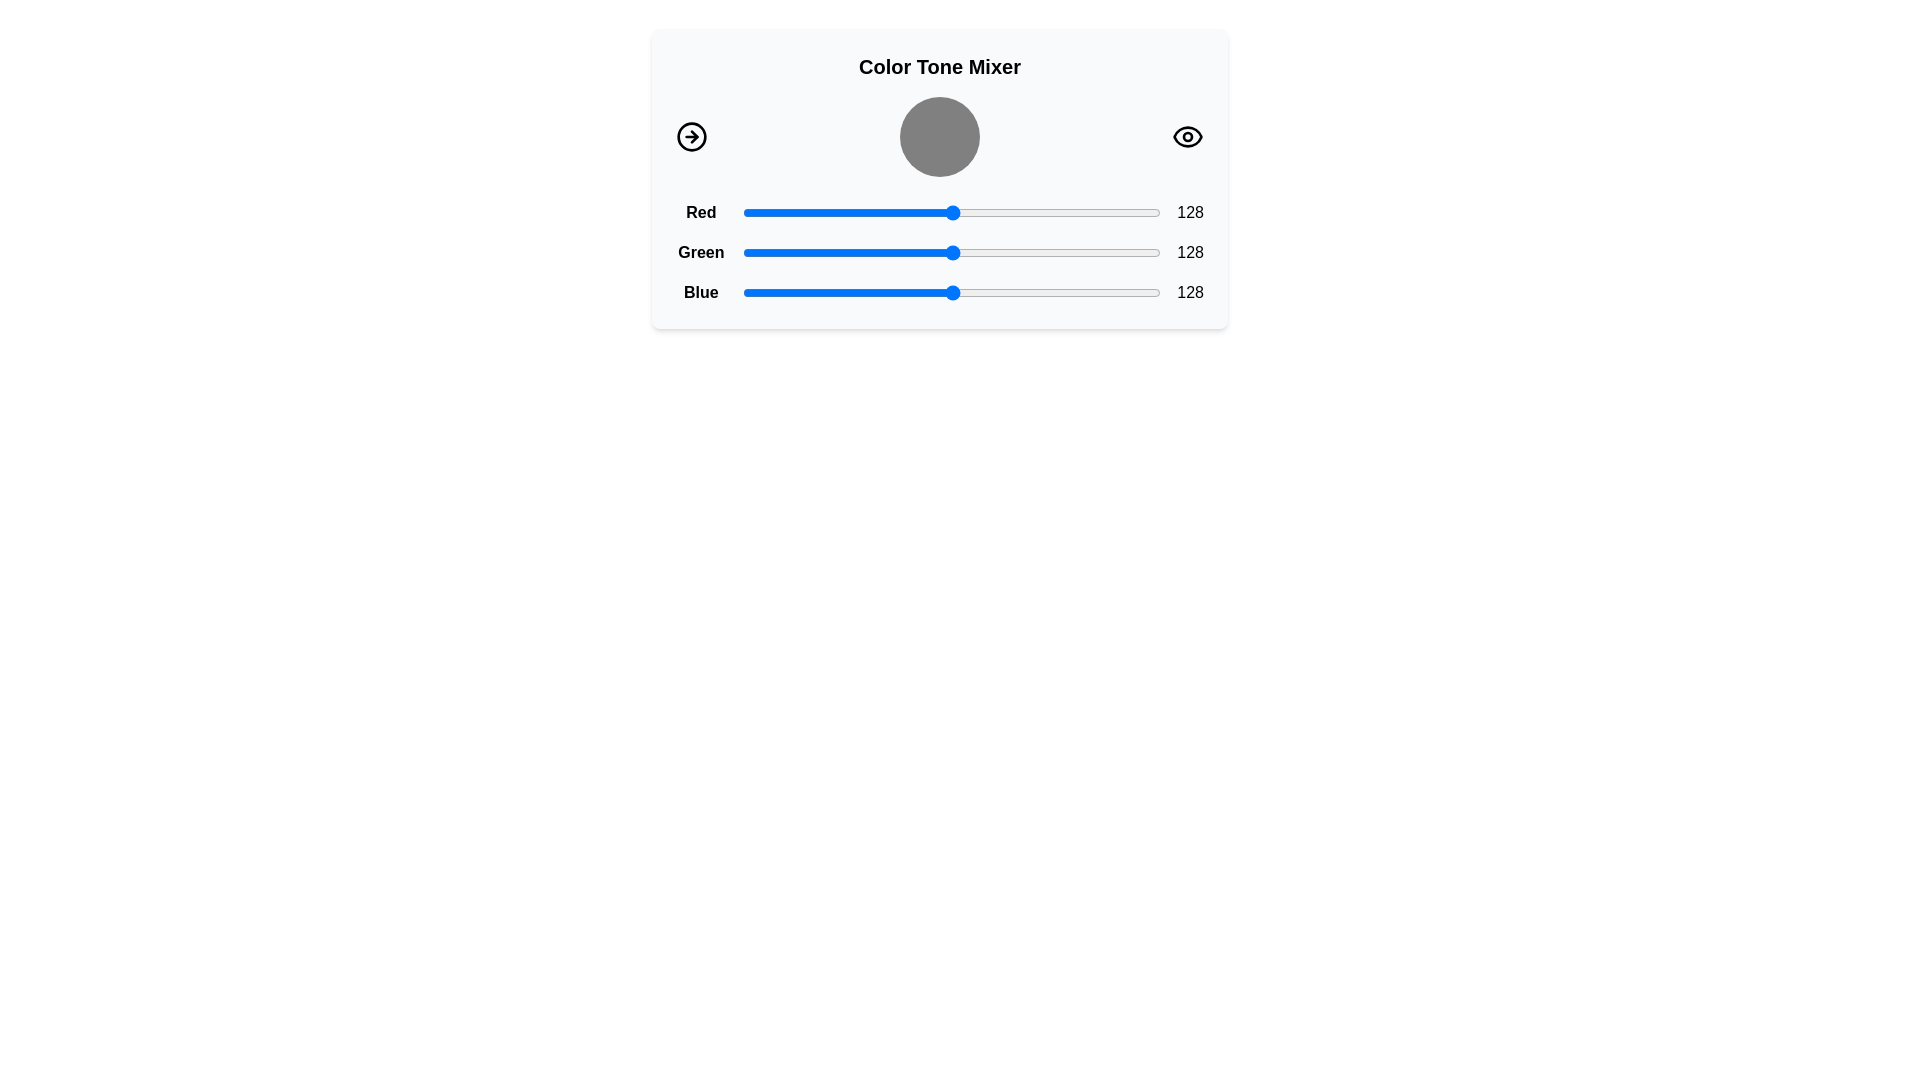 The width and height of the screenshot is (1920, 1080). Describe the element at coordinates (939, 136) in the screenshot. I see `the central static visual indicator representing a selected color or state within the mixer, located beneath the 'Color Tone Mixer' title` at that location.